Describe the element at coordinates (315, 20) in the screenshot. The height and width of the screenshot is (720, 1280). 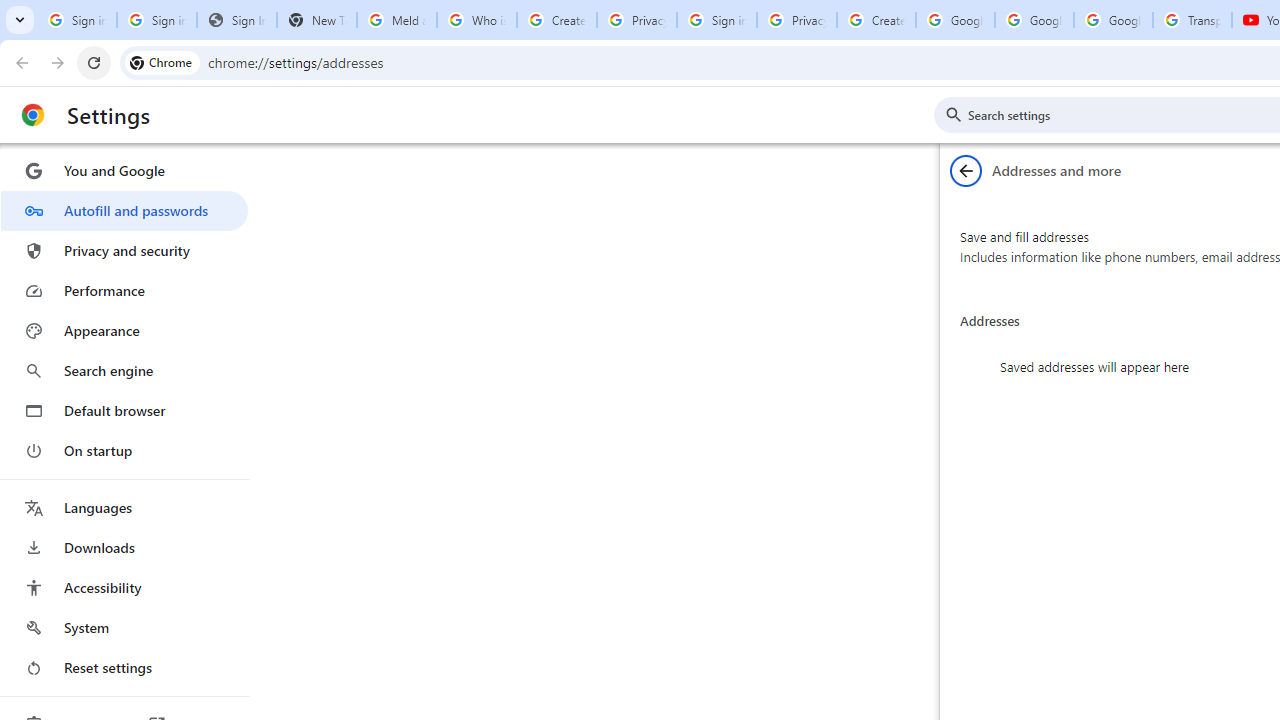
I see `'New Tab'` at that location.